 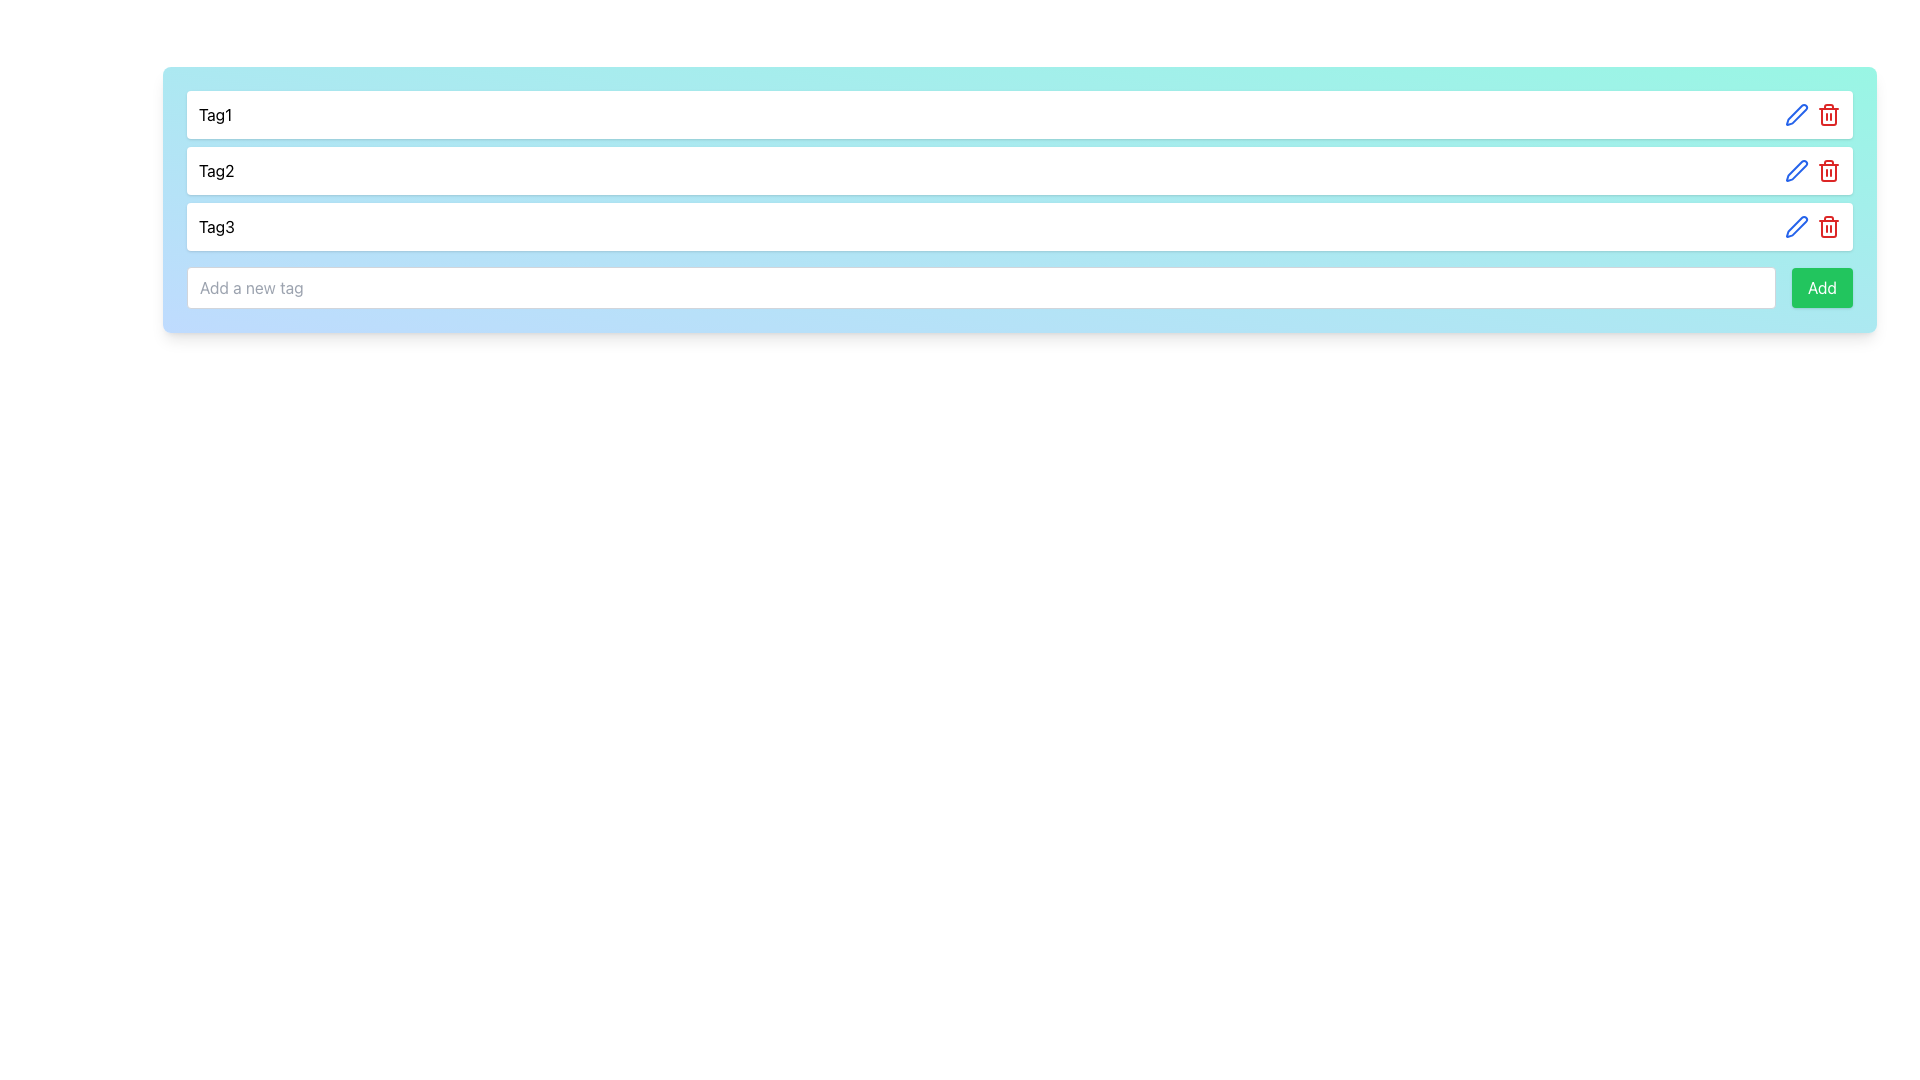 What do you see at coordinates (216, 226) in the screenshot?
I see `the text label displaying 'Tag3' which is styled in black font and is the third item in a vertical list of text labels` at bounding box center [216, 226].